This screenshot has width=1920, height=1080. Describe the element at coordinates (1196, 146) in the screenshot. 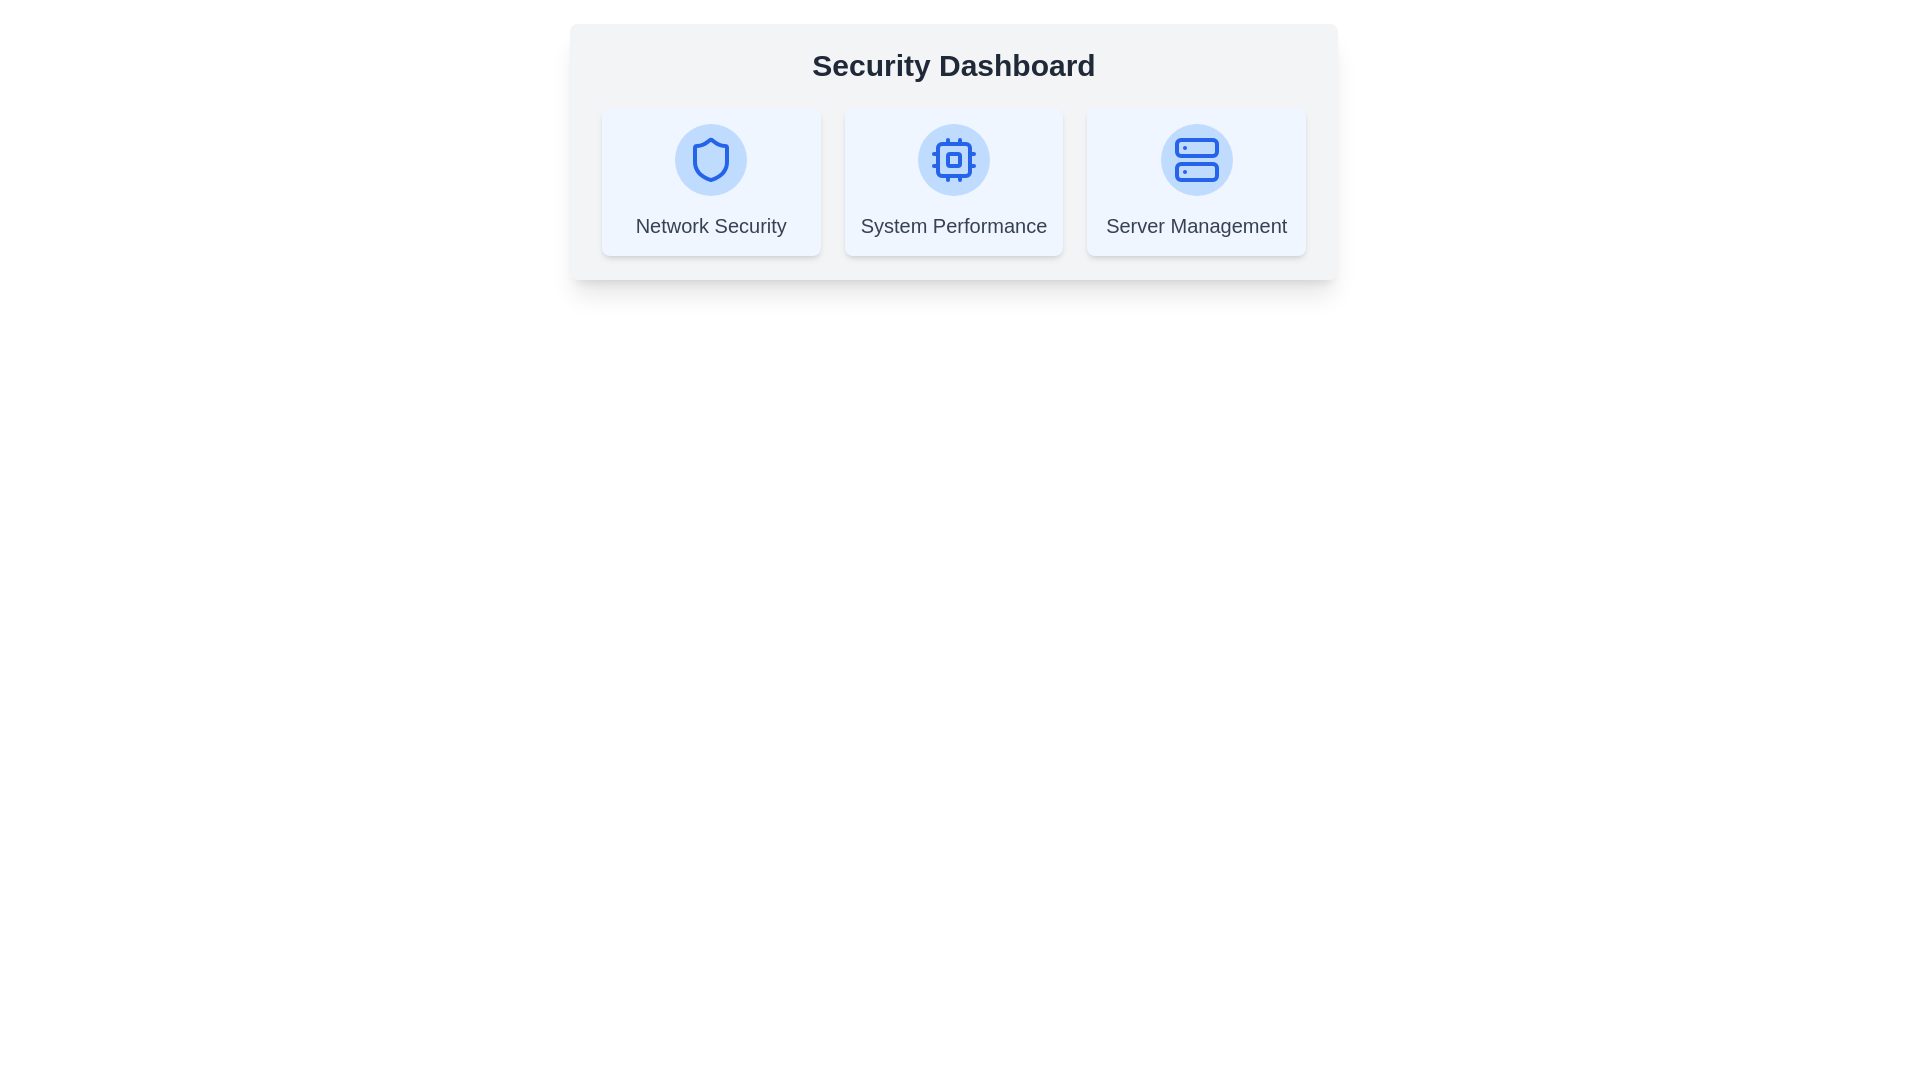

I see `the SVG Rectangle, which is a rounded rectangle located at the upper part of the 'server' icon, positioned to the right of the 'network' and 'performance' icons` at that location.